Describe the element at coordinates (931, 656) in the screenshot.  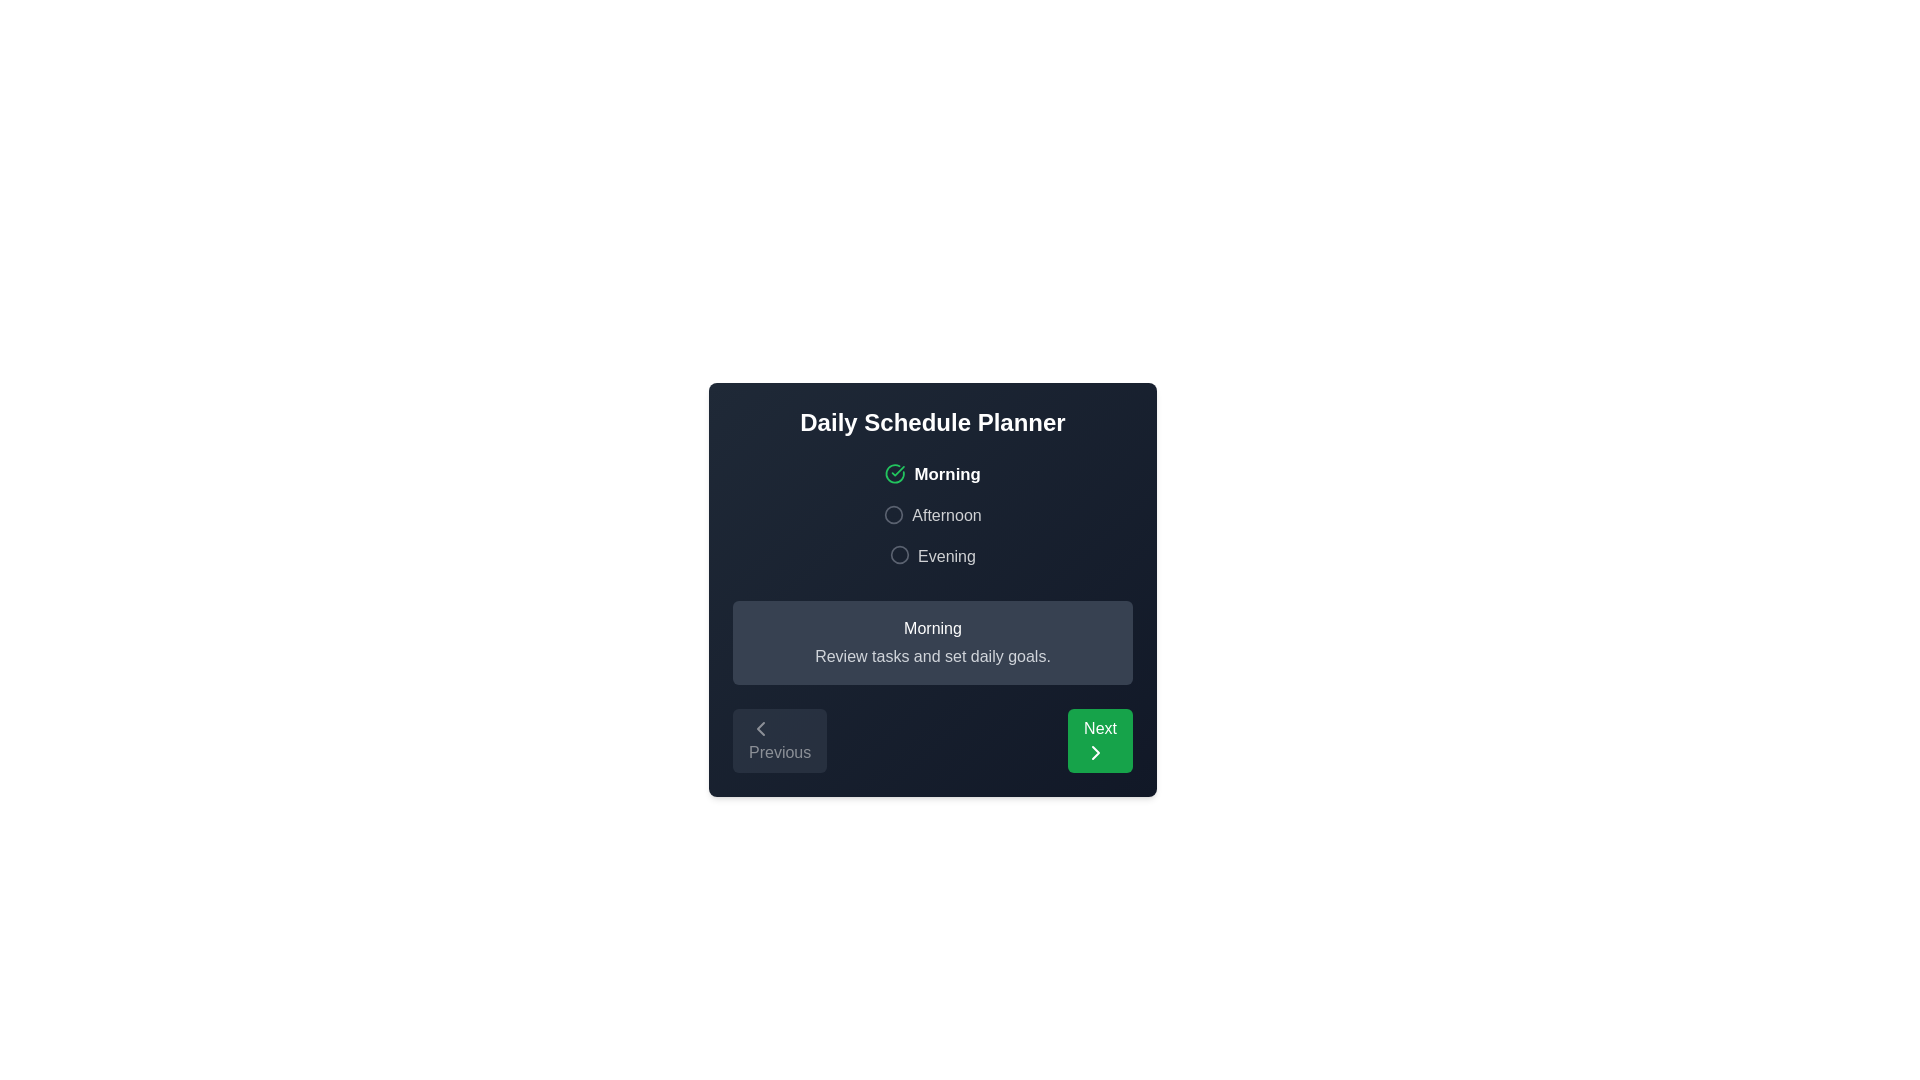
I see `additional information or context text displayed under the 'Morning' selection in the Daily Schedule Planner interface` at that location.